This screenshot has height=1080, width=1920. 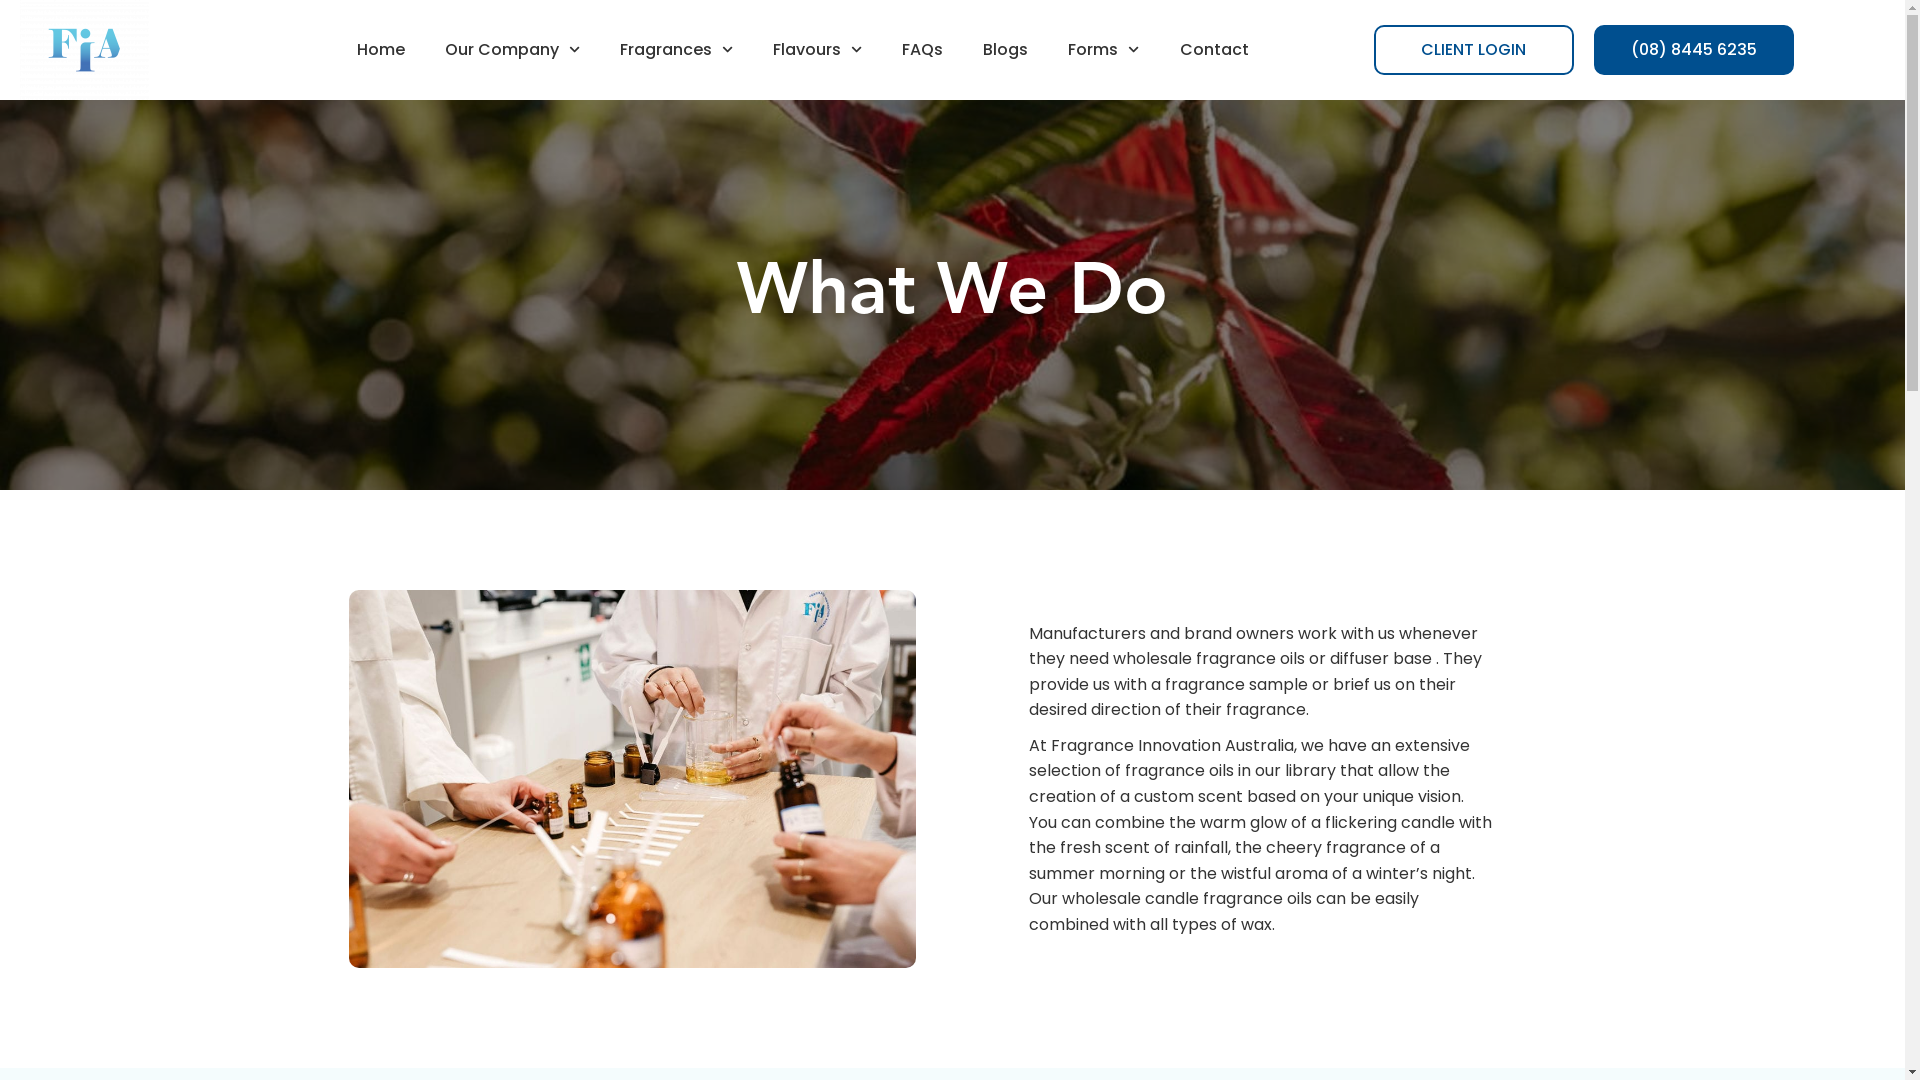 I want to click on 'FAQs', so click(x=921, y=49).